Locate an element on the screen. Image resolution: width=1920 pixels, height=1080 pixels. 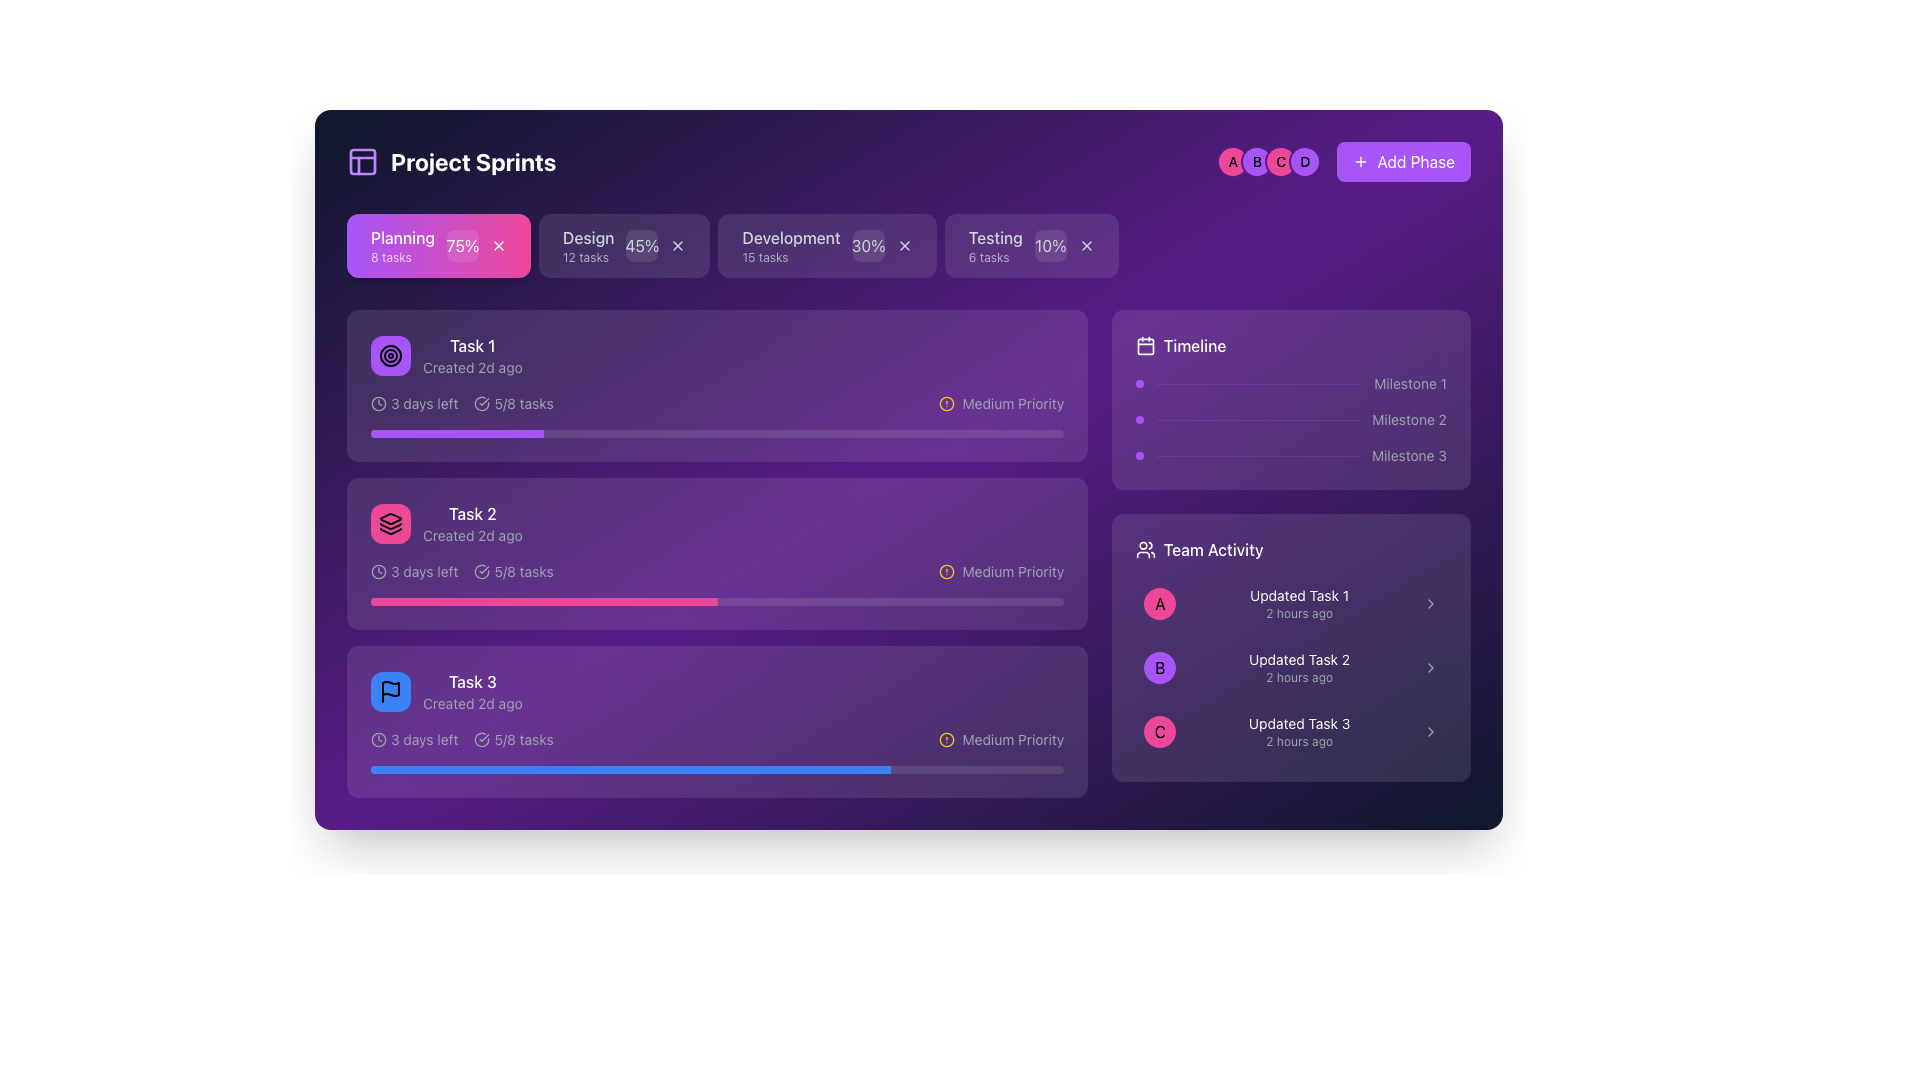
the static display element that shows the progress percentage within the 'Design' phase of the sprint progress bar, located to the right of '12 tasks' and slightly left of the close ('X') button is located at coordinates (642, 245).